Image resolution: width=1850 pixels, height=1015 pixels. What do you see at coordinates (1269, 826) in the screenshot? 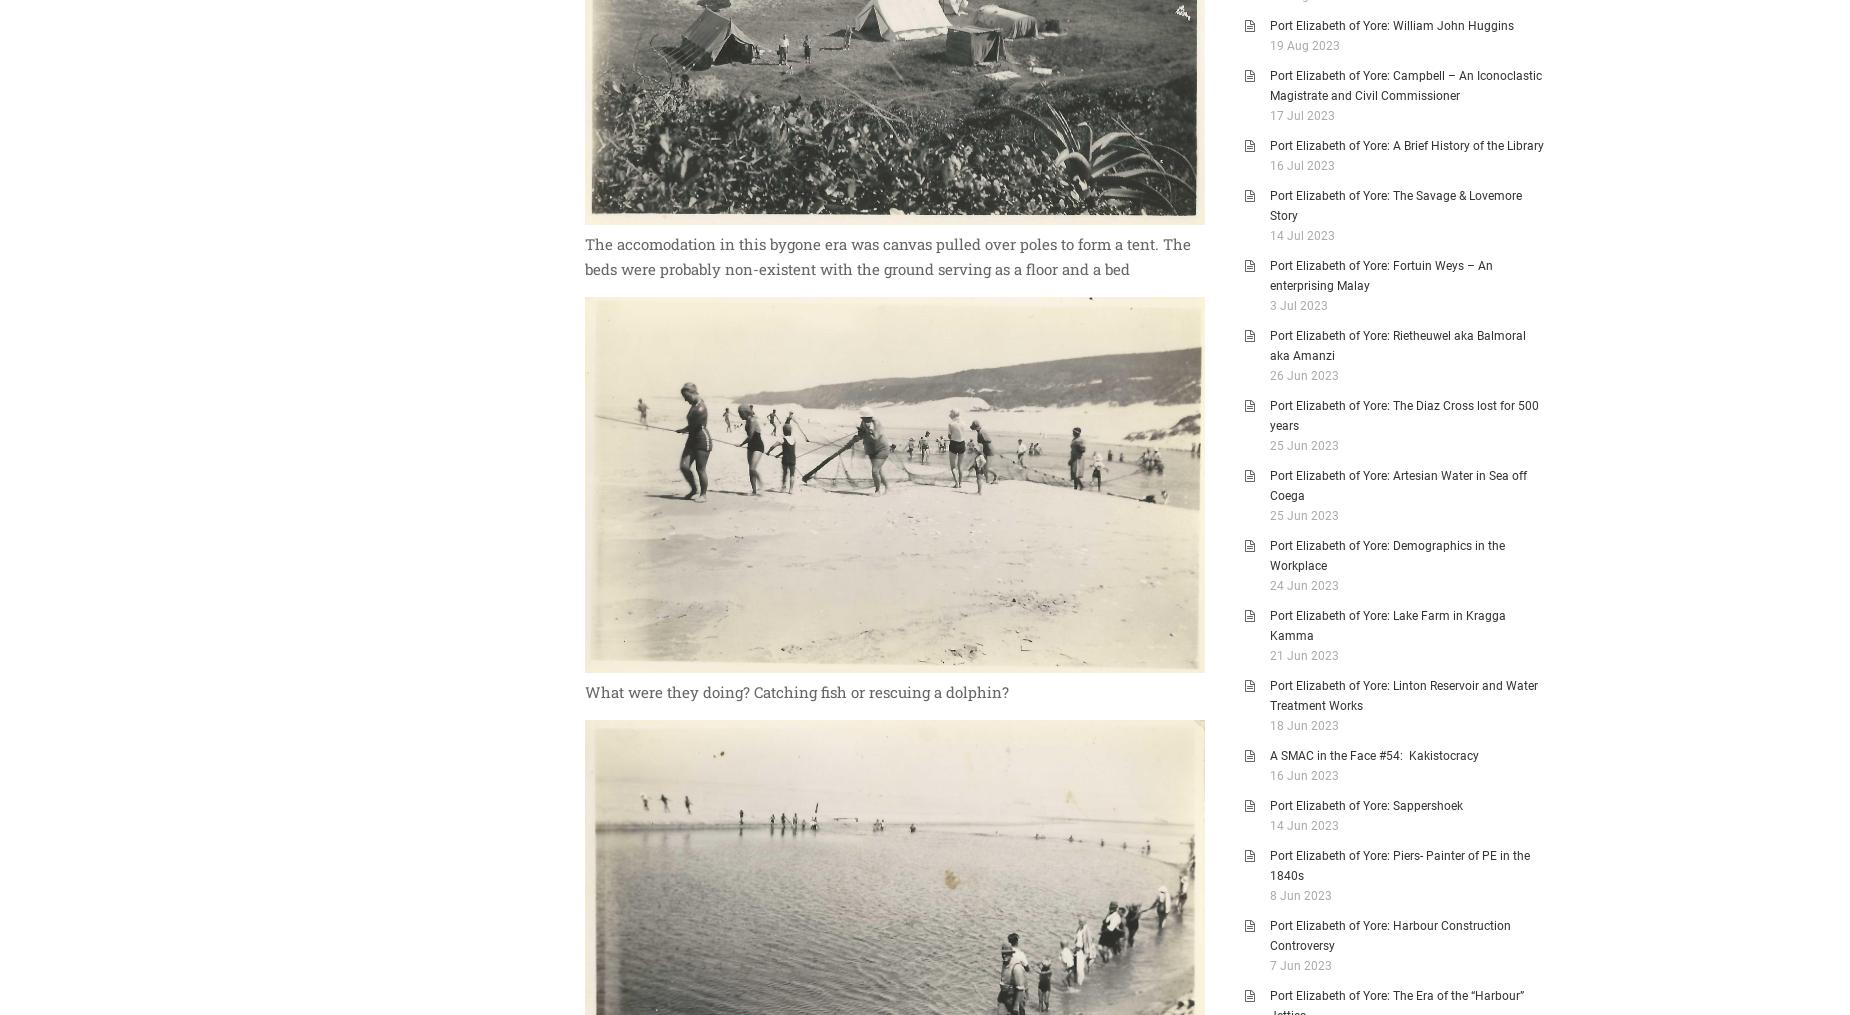
I see `'14 Jun 2023'` at bounding box center [1269, 826].